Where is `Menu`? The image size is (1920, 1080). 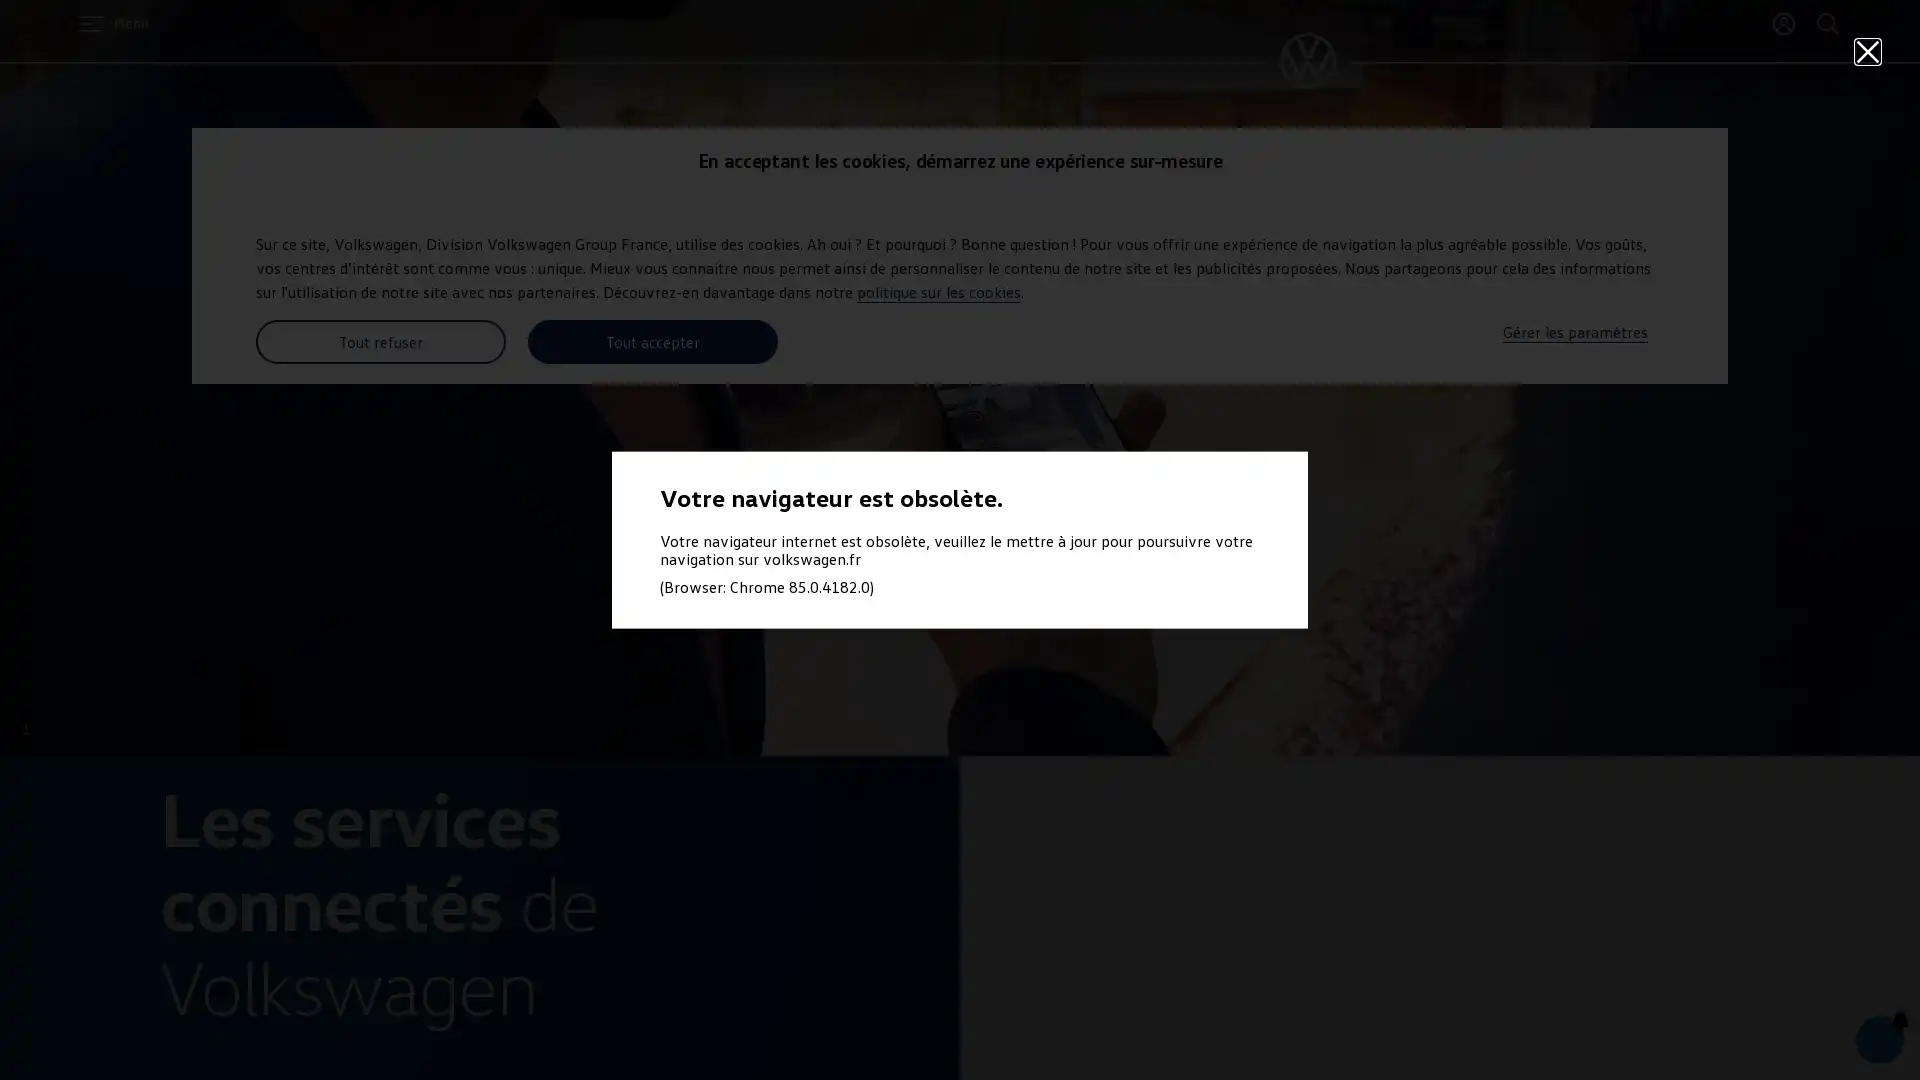
Menu is located at coordinates (113, 23).